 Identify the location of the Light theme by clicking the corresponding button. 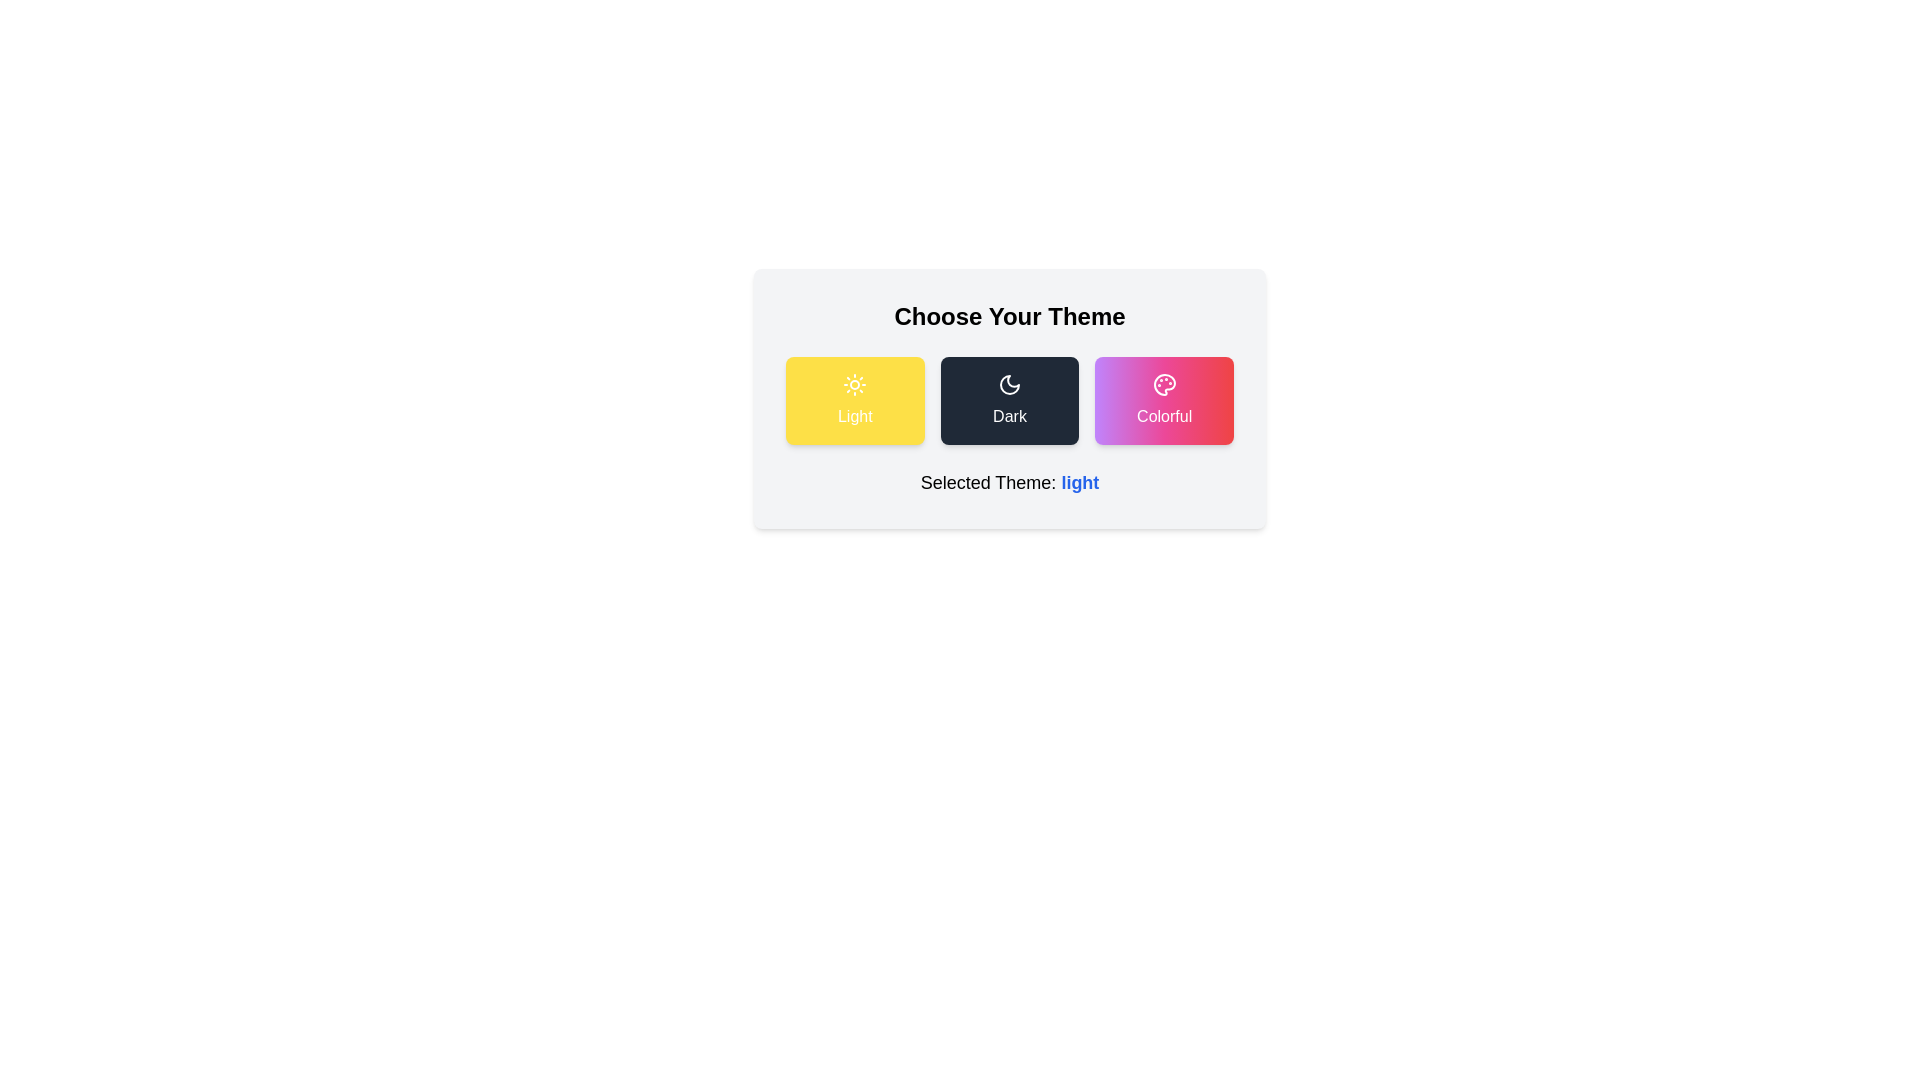
(854, 401).